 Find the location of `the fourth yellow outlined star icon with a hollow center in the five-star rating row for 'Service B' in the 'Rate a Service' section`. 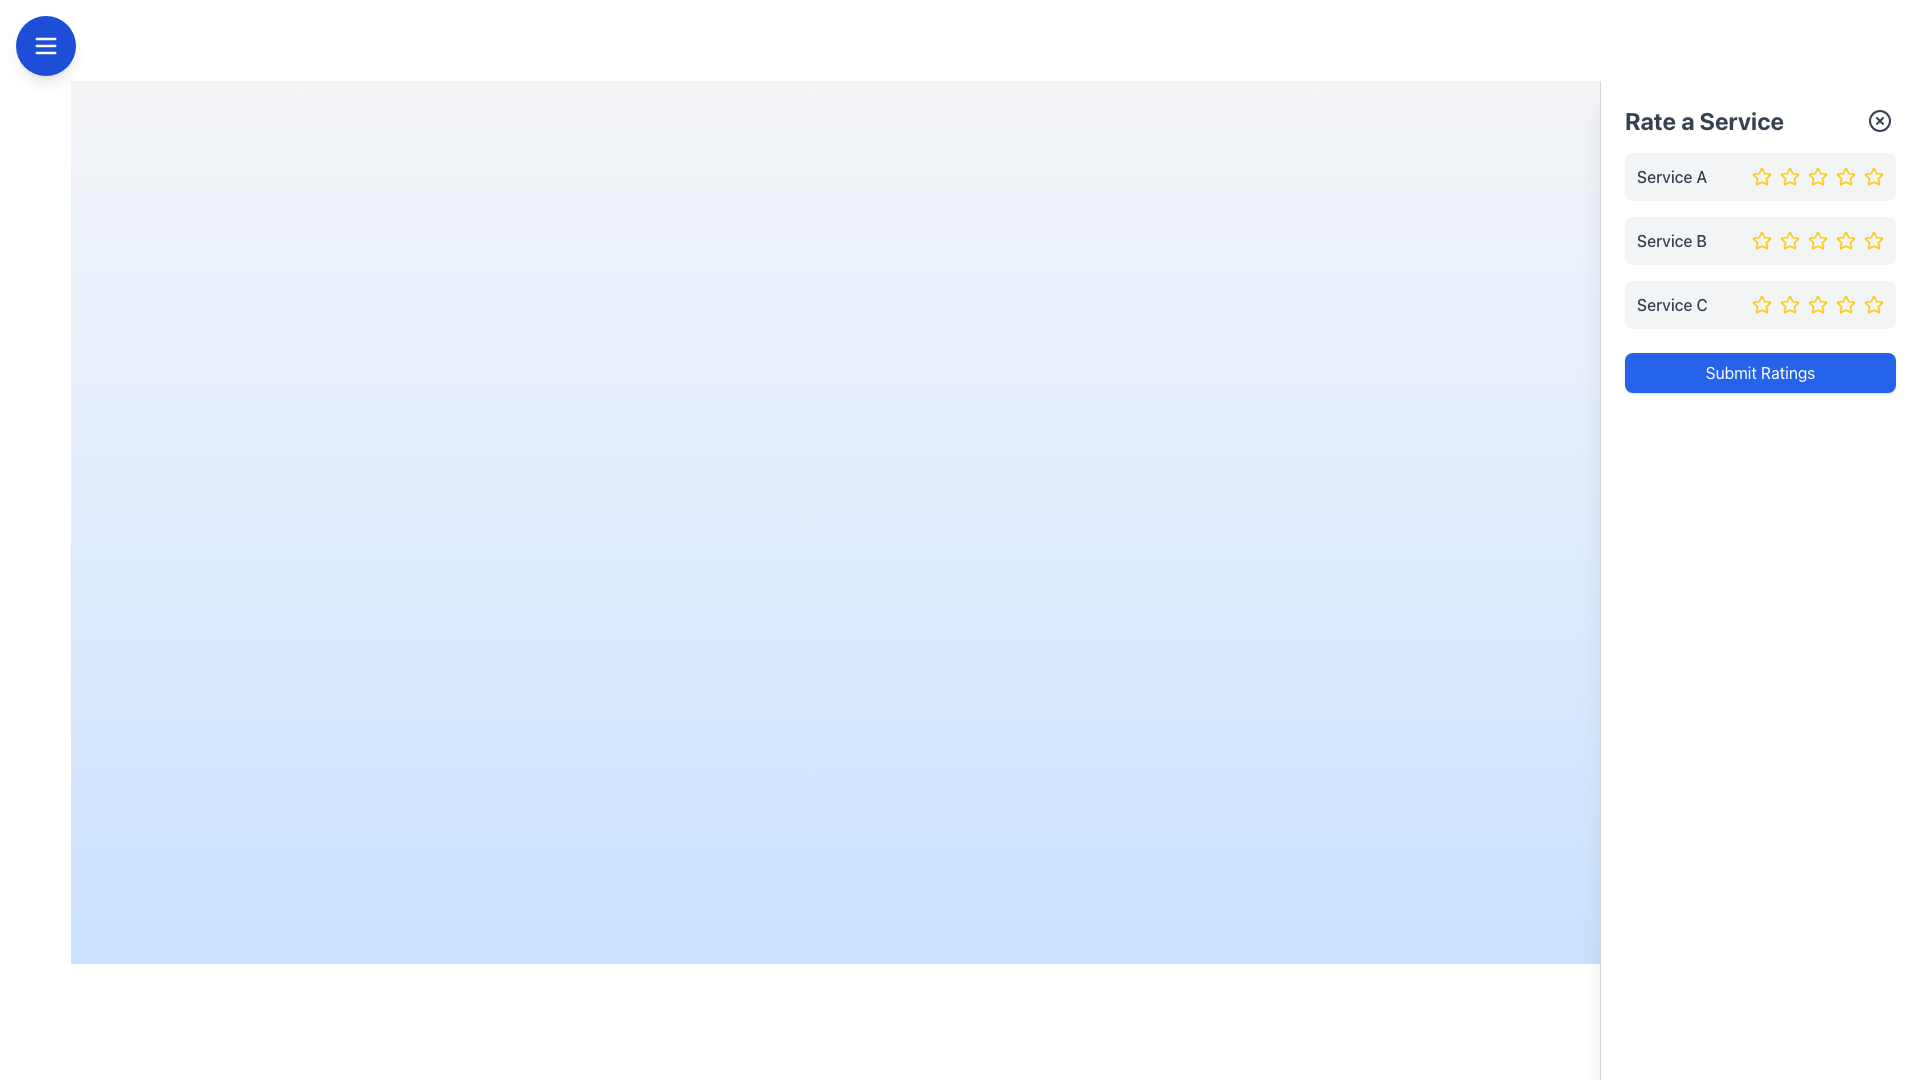

the fourth yellow outlined star icon with a hollow center in the five-star rating row for 'Service B' in the 'Rate a Service' section is located at coordinates (1818, 239).